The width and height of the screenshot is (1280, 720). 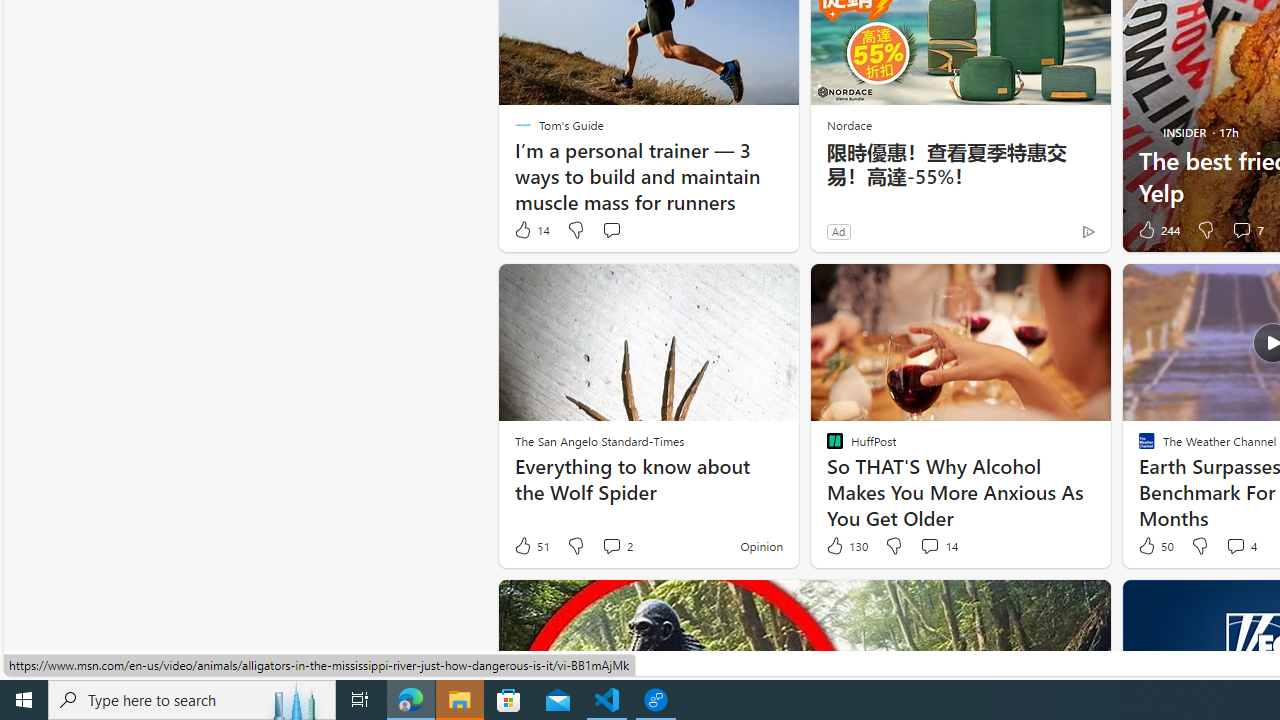 What do you see at coordinates (1157, 229) in the screenshot?
I see `'244 Like'` at bounding box center [1157, 229].